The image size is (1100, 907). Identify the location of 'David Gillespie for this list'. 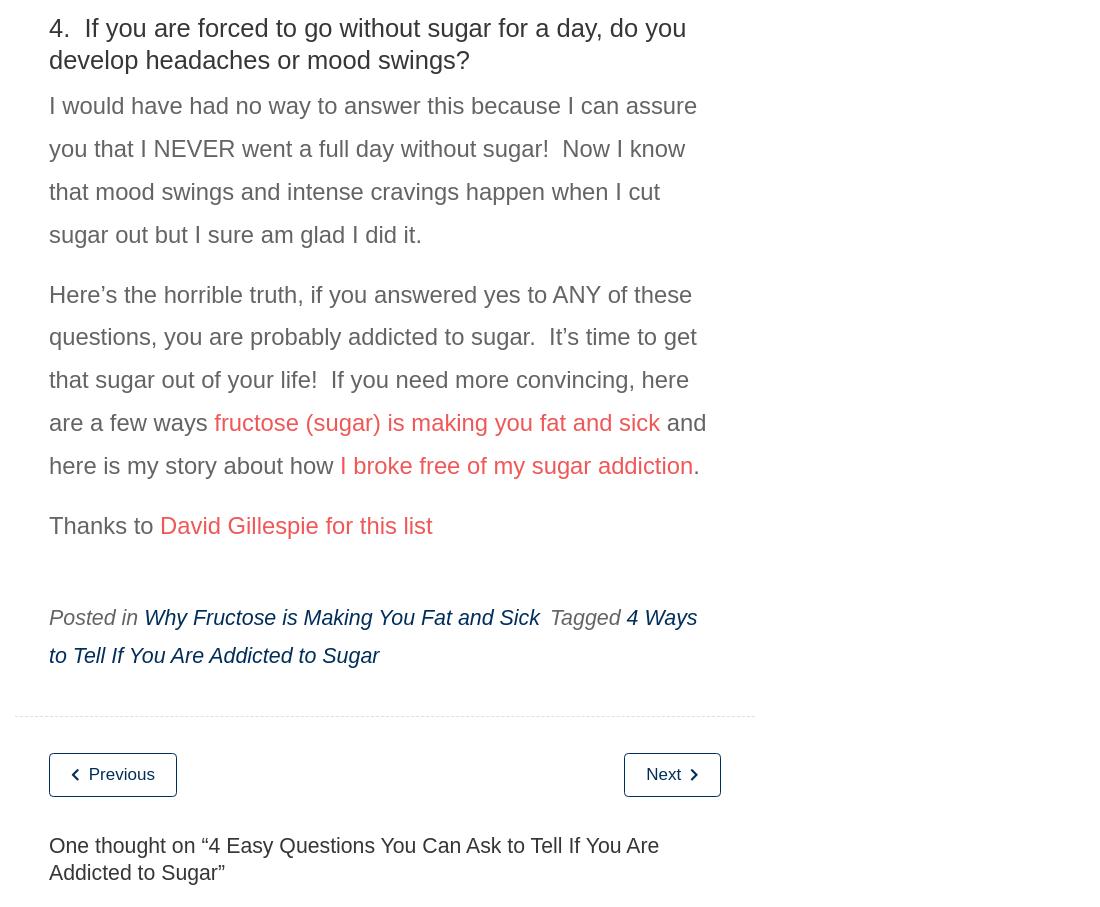
(295, 523).